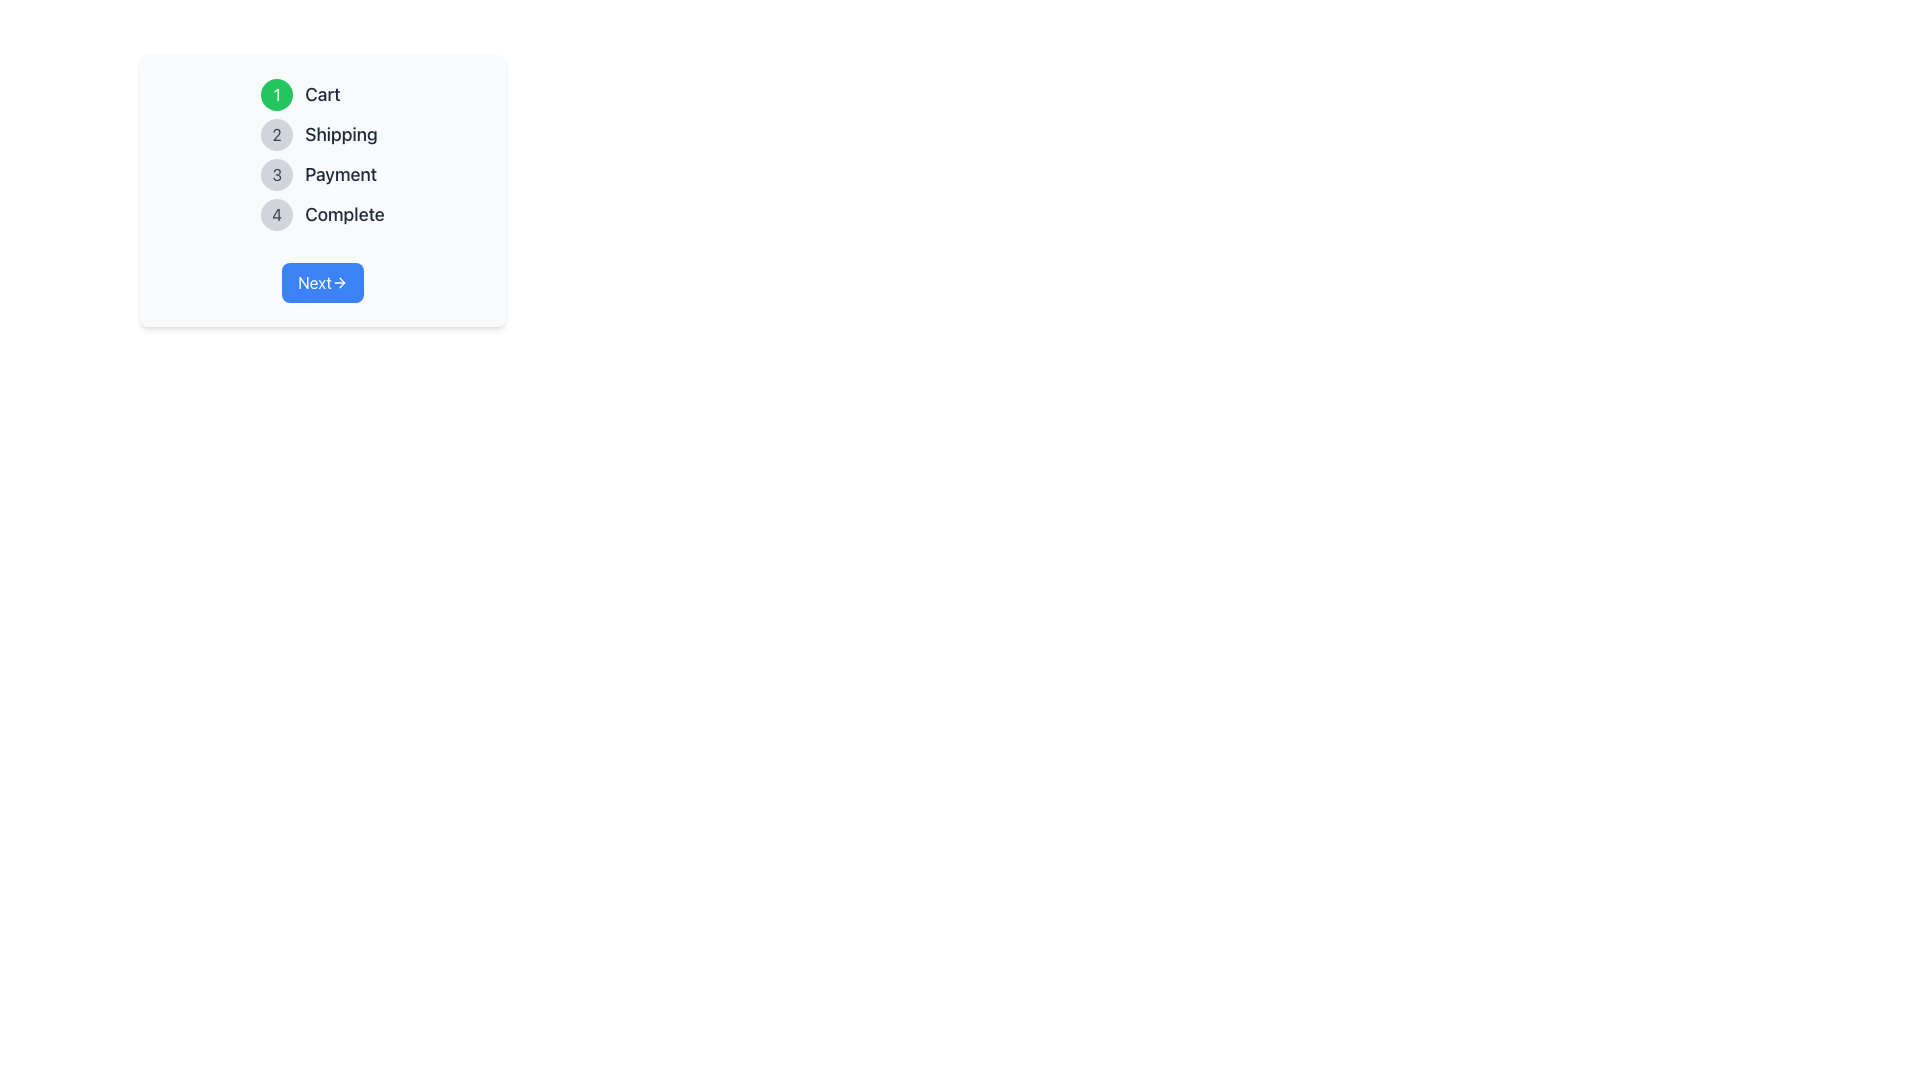 This screenshot has height=1080, width=1920. Describe the element at coordinates (276, 215) in the screenshot. I see `the circular label with a light gray background and the numeral '4', which is located in the bottom-left section of the vertical sequence of numbered labels` at that location.